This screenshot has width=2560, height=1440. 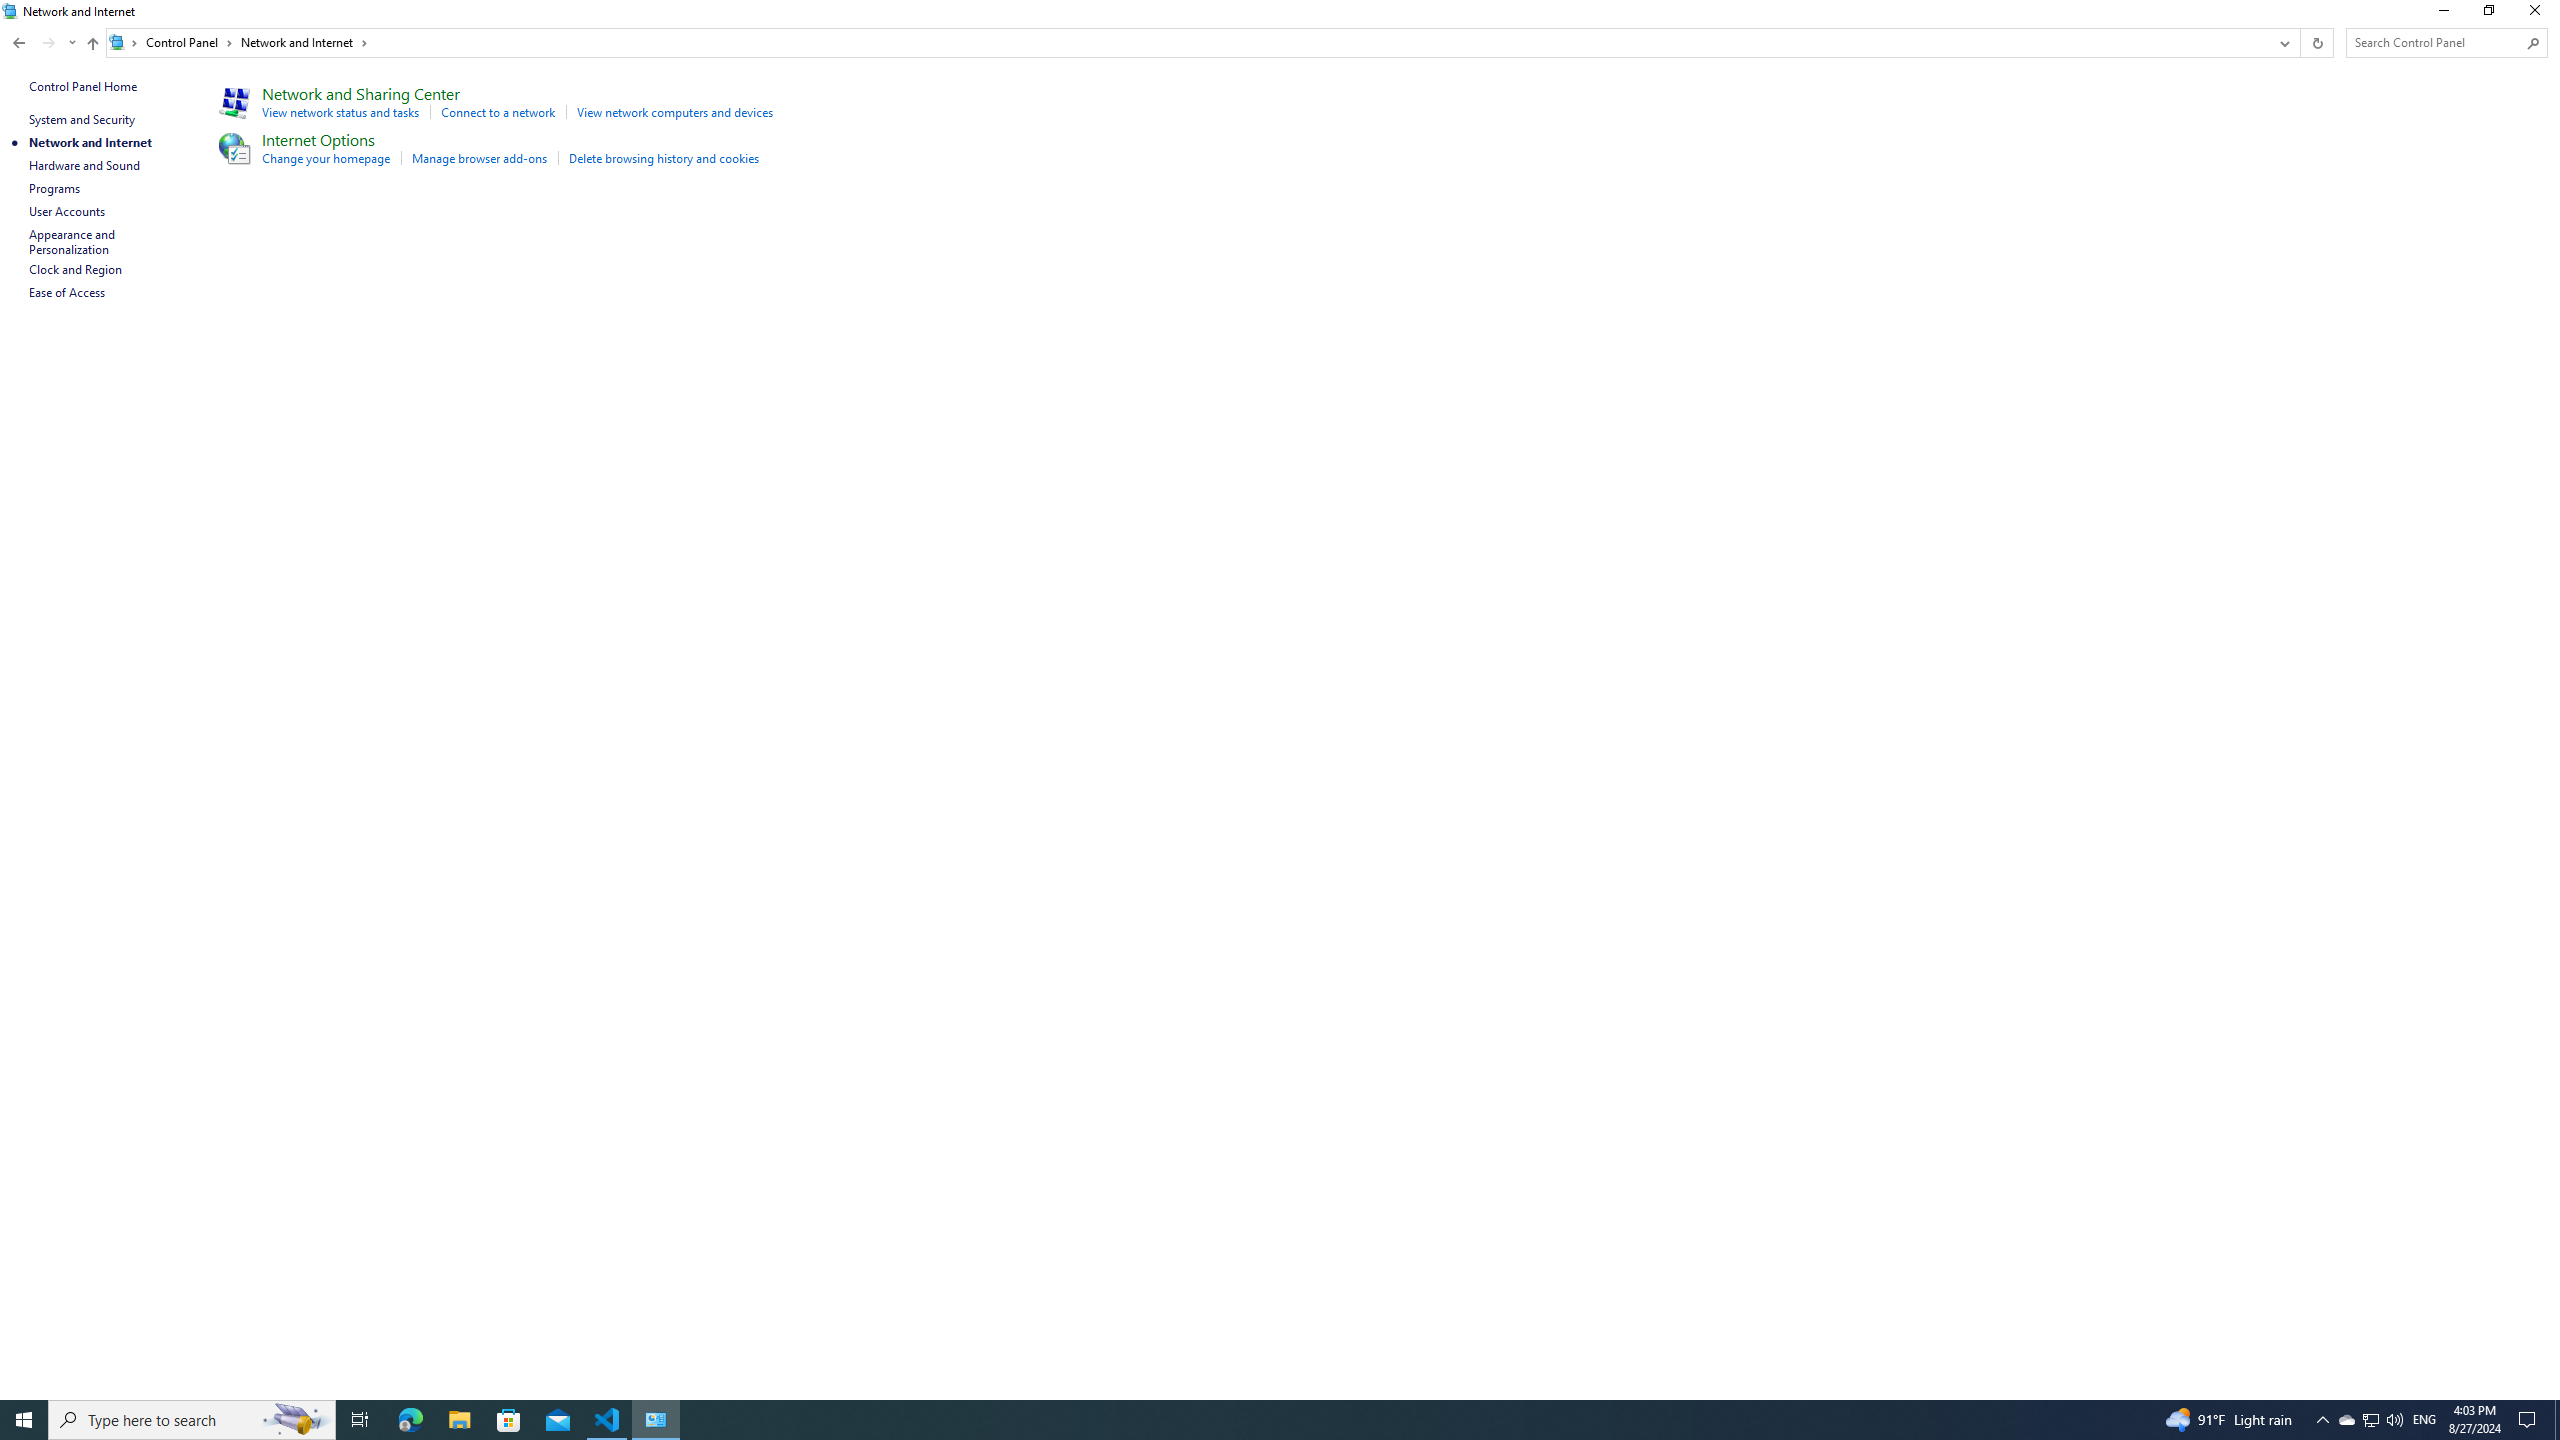 I want to click on 'User Accounts', so click(x=66, y=210).